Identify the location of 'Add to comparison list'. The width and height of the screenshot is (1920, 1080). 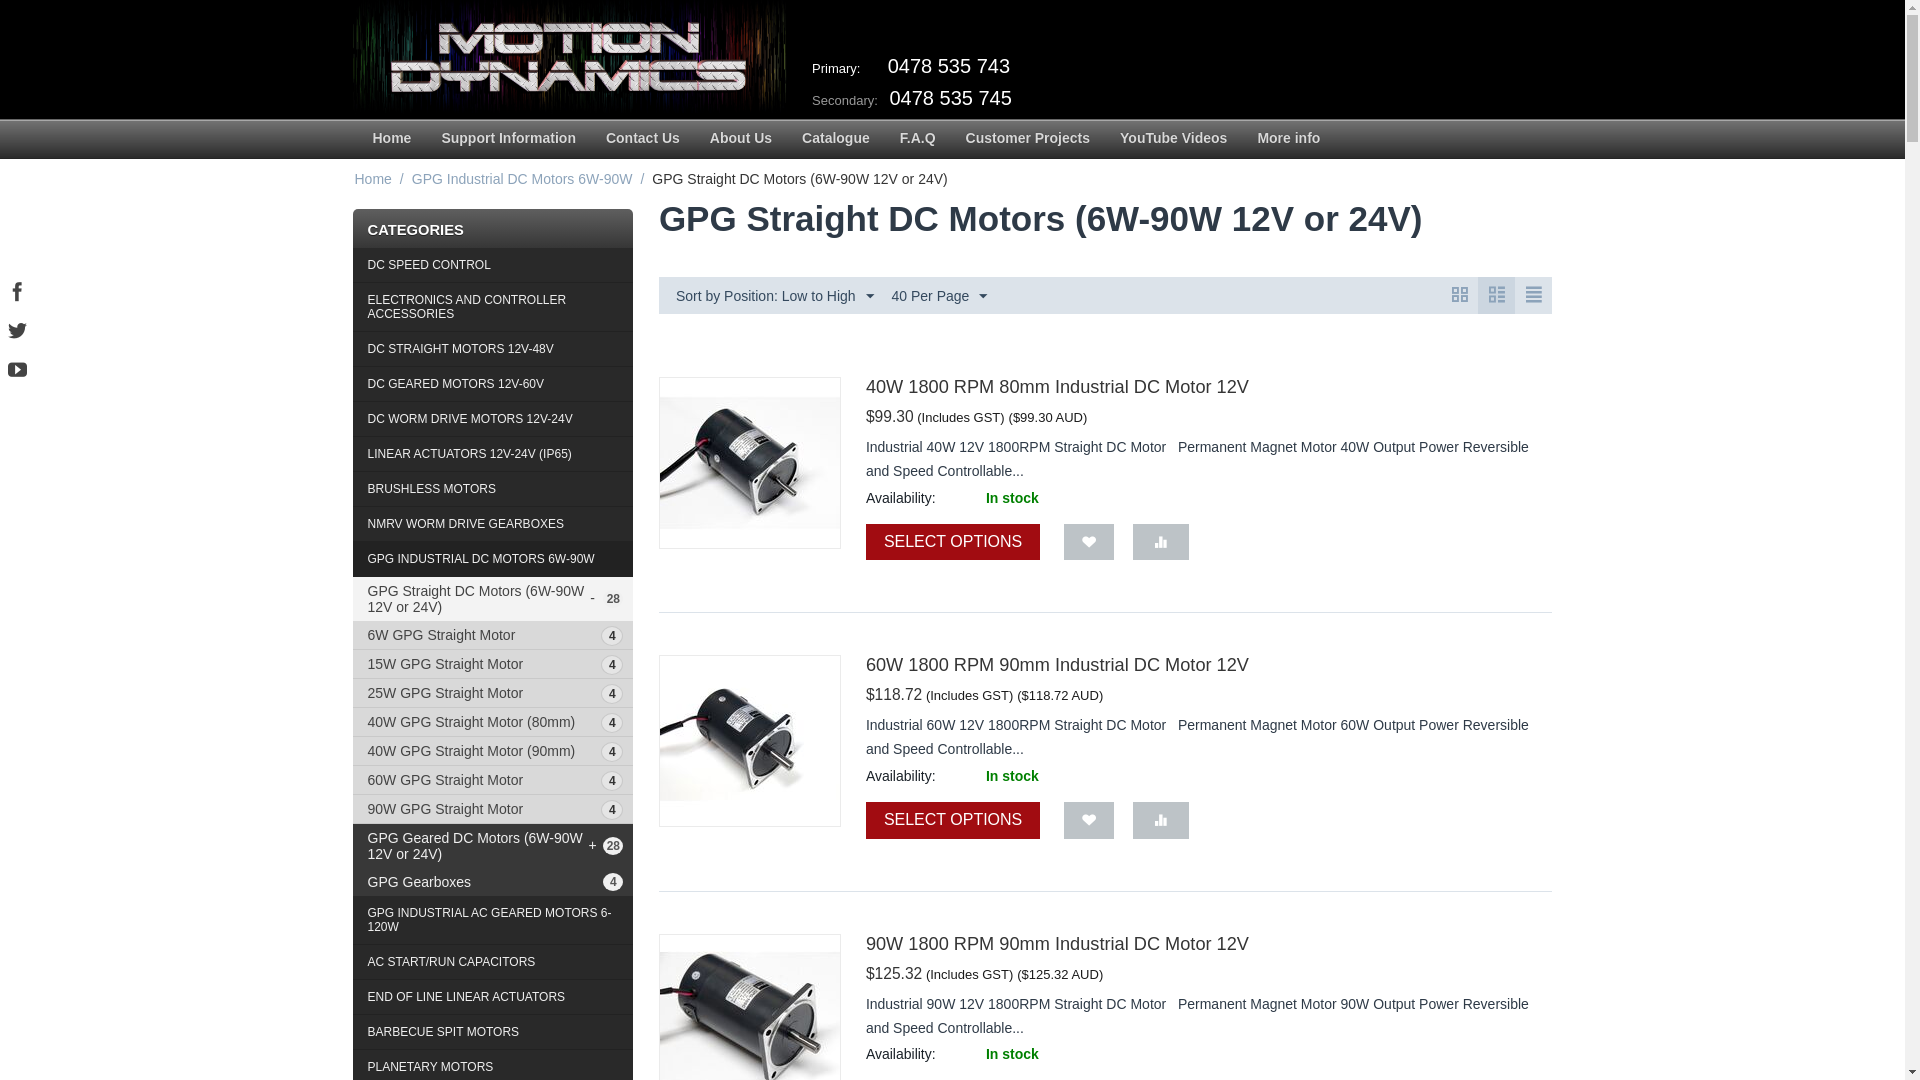
(1161, 542).